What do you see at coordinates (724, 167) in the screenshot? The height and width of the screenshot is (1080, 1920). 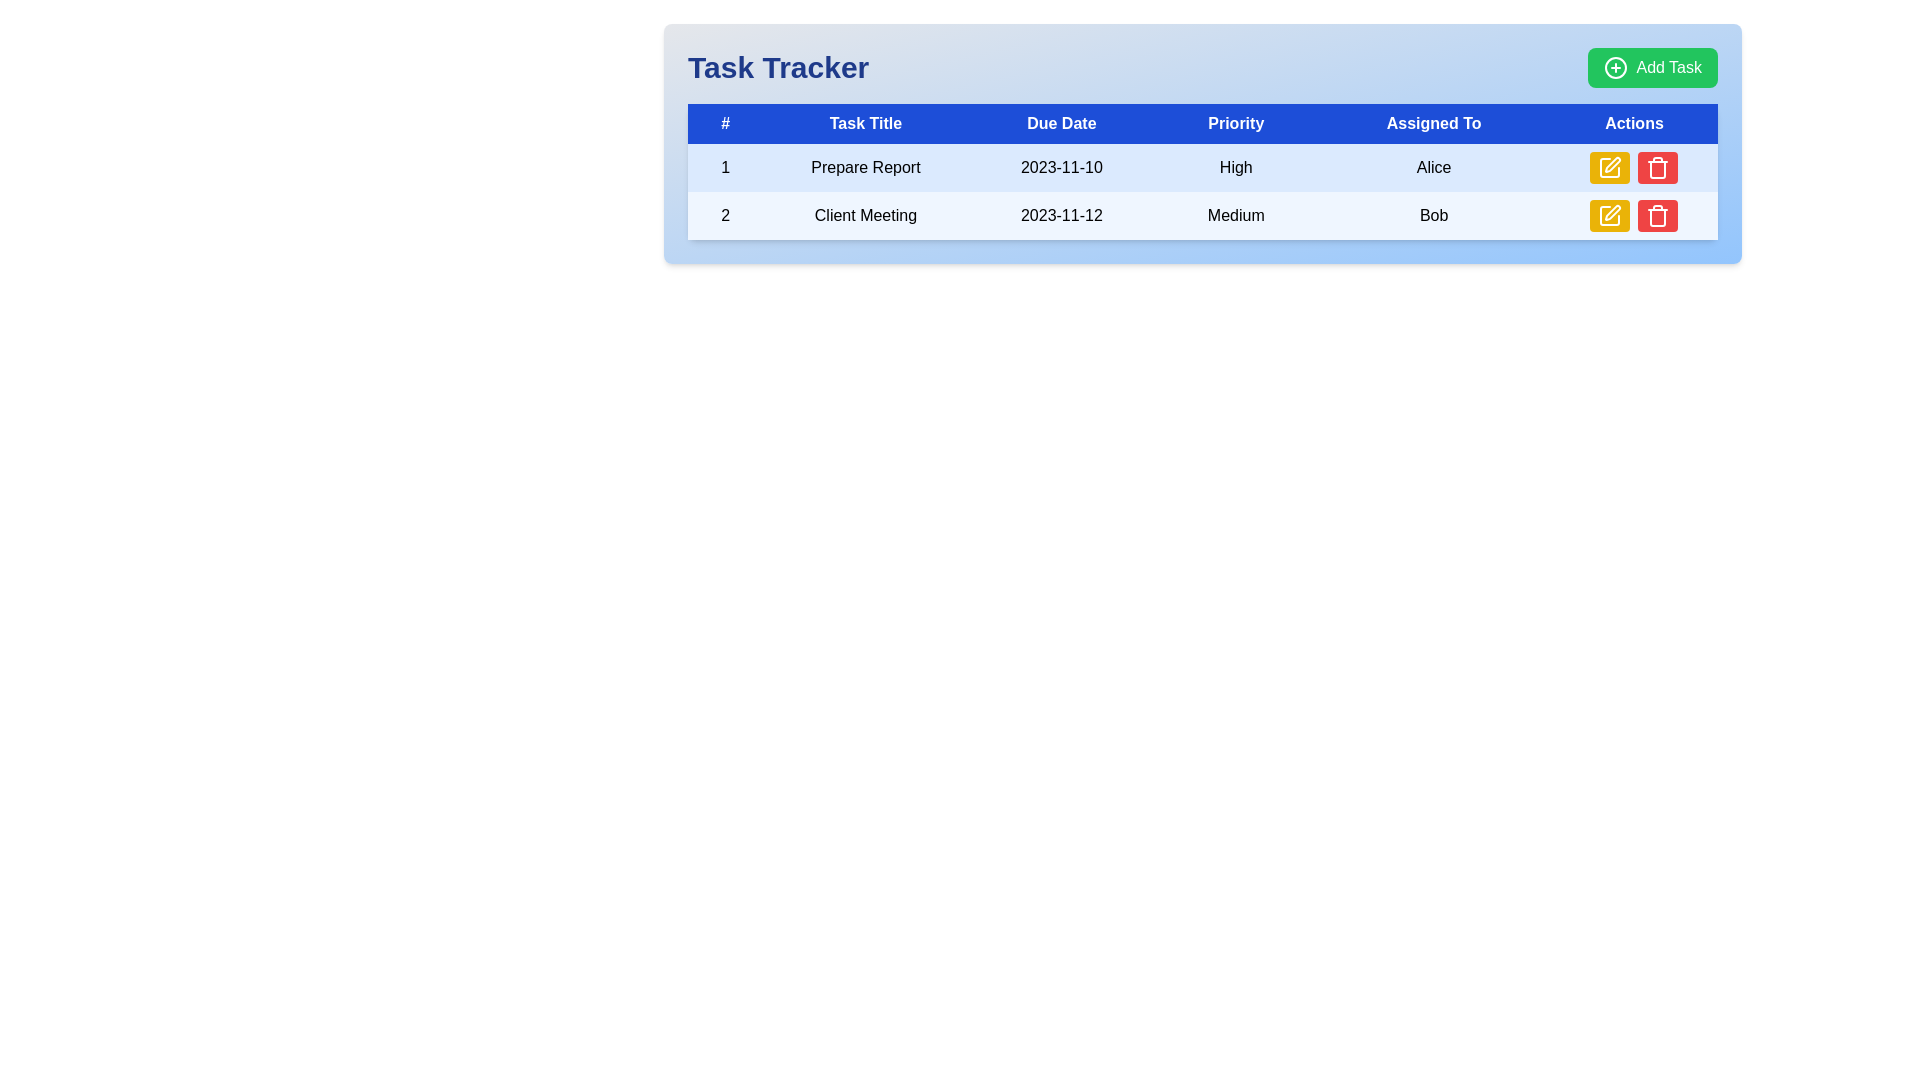 I see `the table cell displaying the numeral '1' in black font against a light blue background, located in the first cell of the first row under the '#' header` at bounding box center [724, 167].